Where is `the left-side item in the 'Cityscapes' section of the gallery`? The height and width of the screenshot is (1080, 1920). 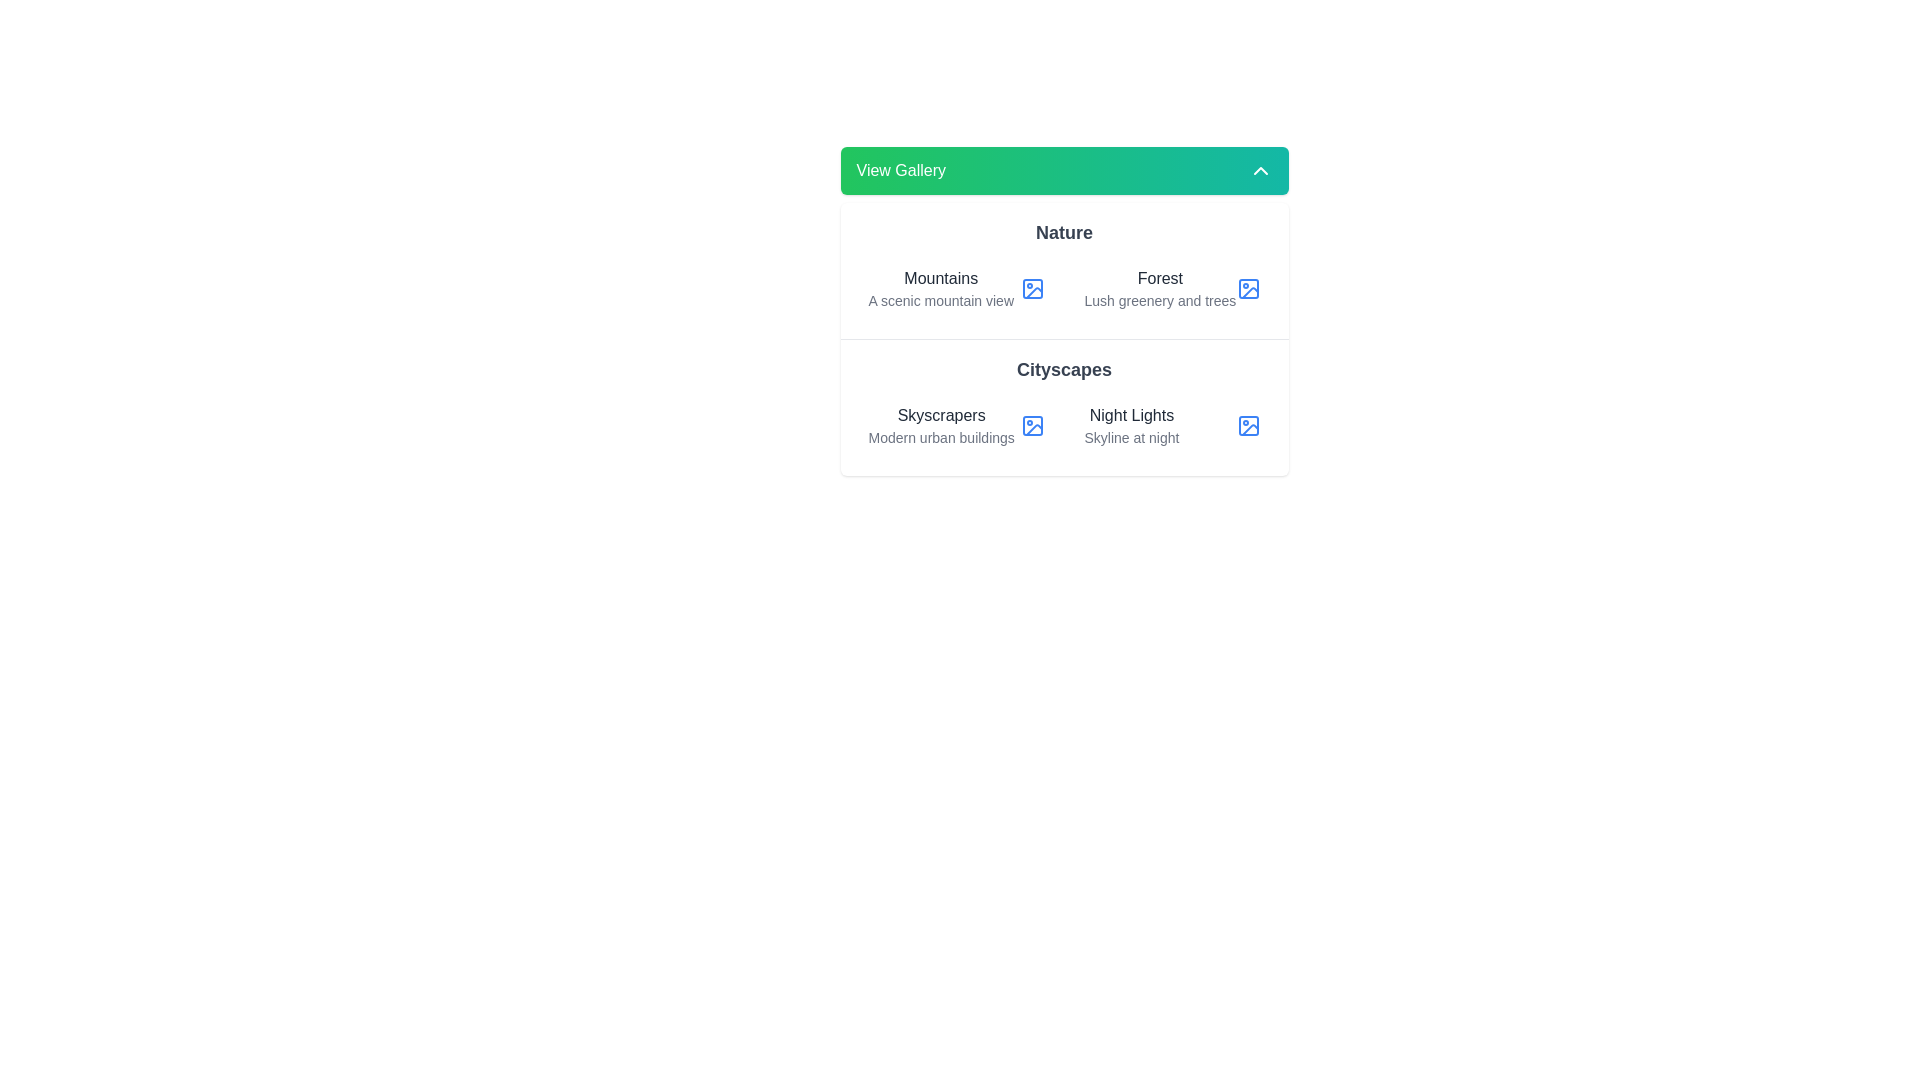 the left-side item in the 'Cityscapes' section of the gallery is located at coordinates (955, 424).